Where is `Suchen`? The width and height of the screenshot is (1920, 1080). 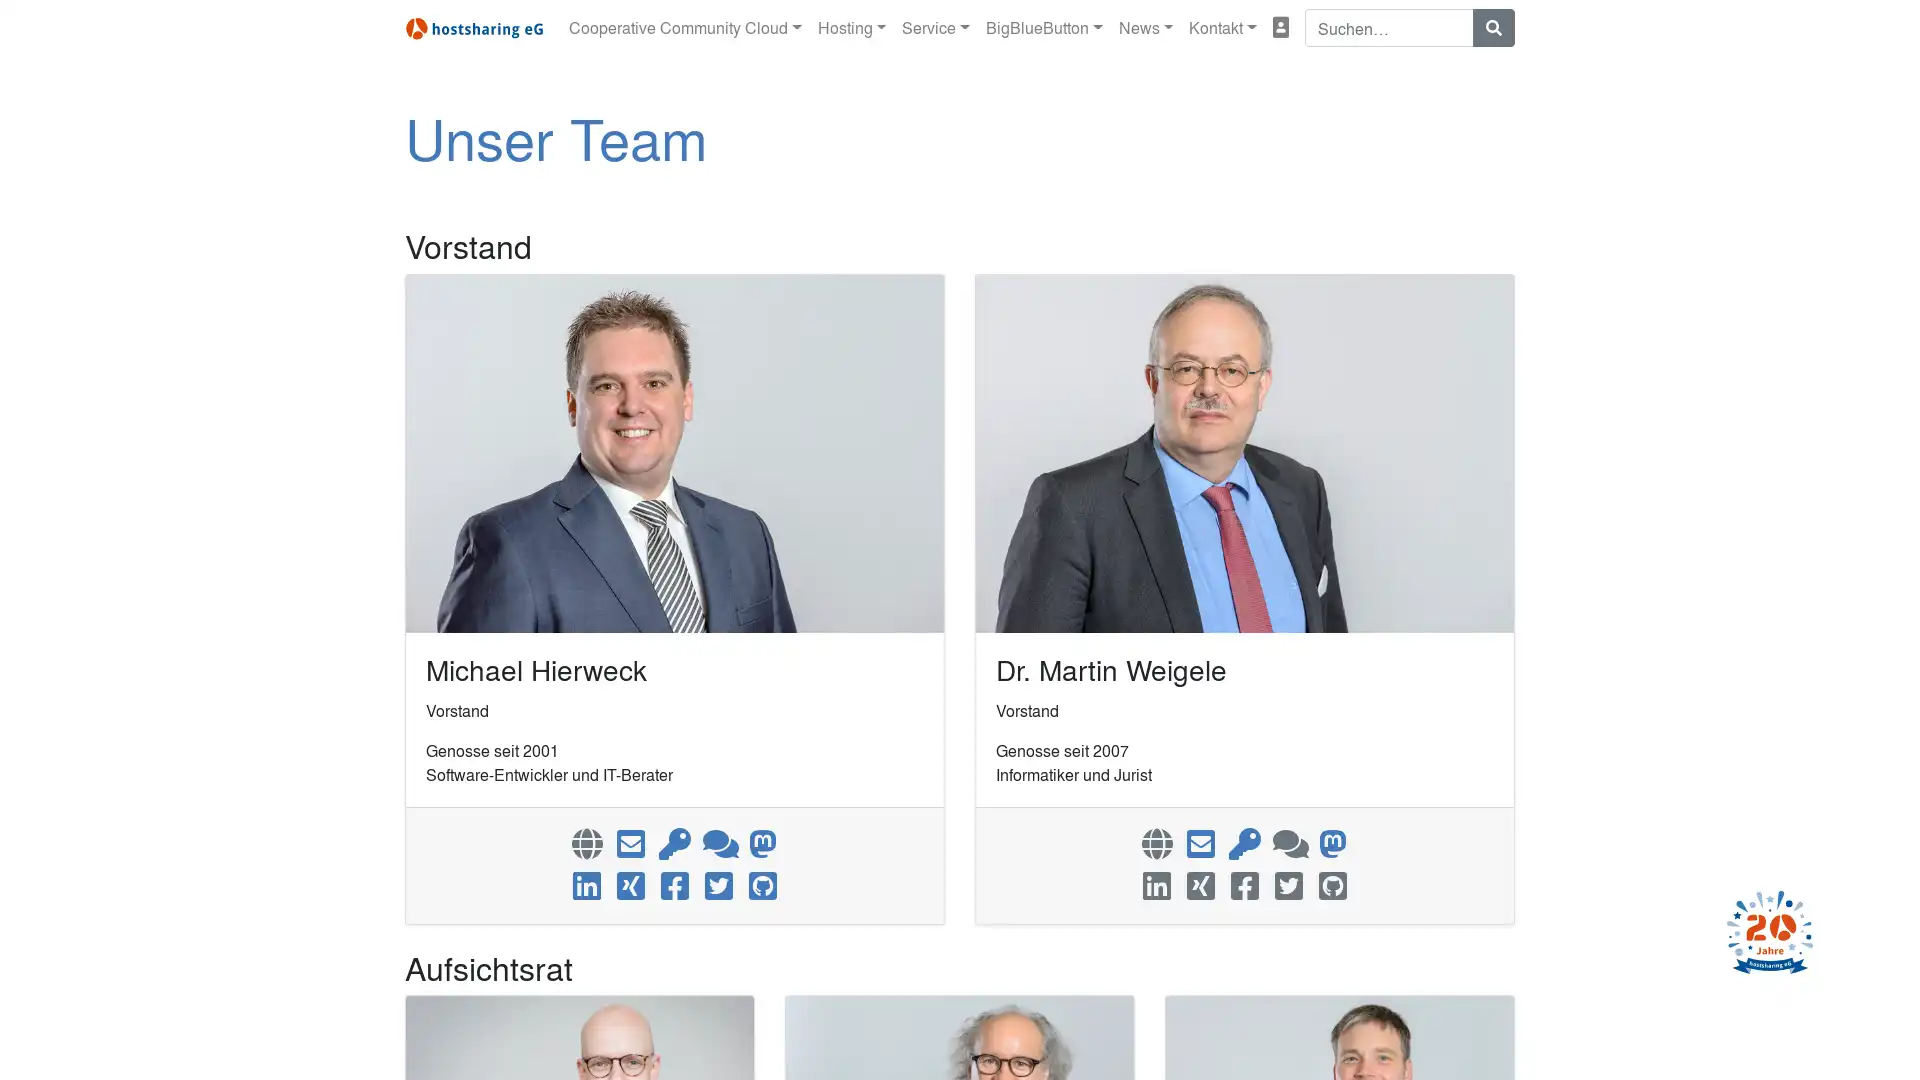 Suchen is located at coordinates (1493, 27).